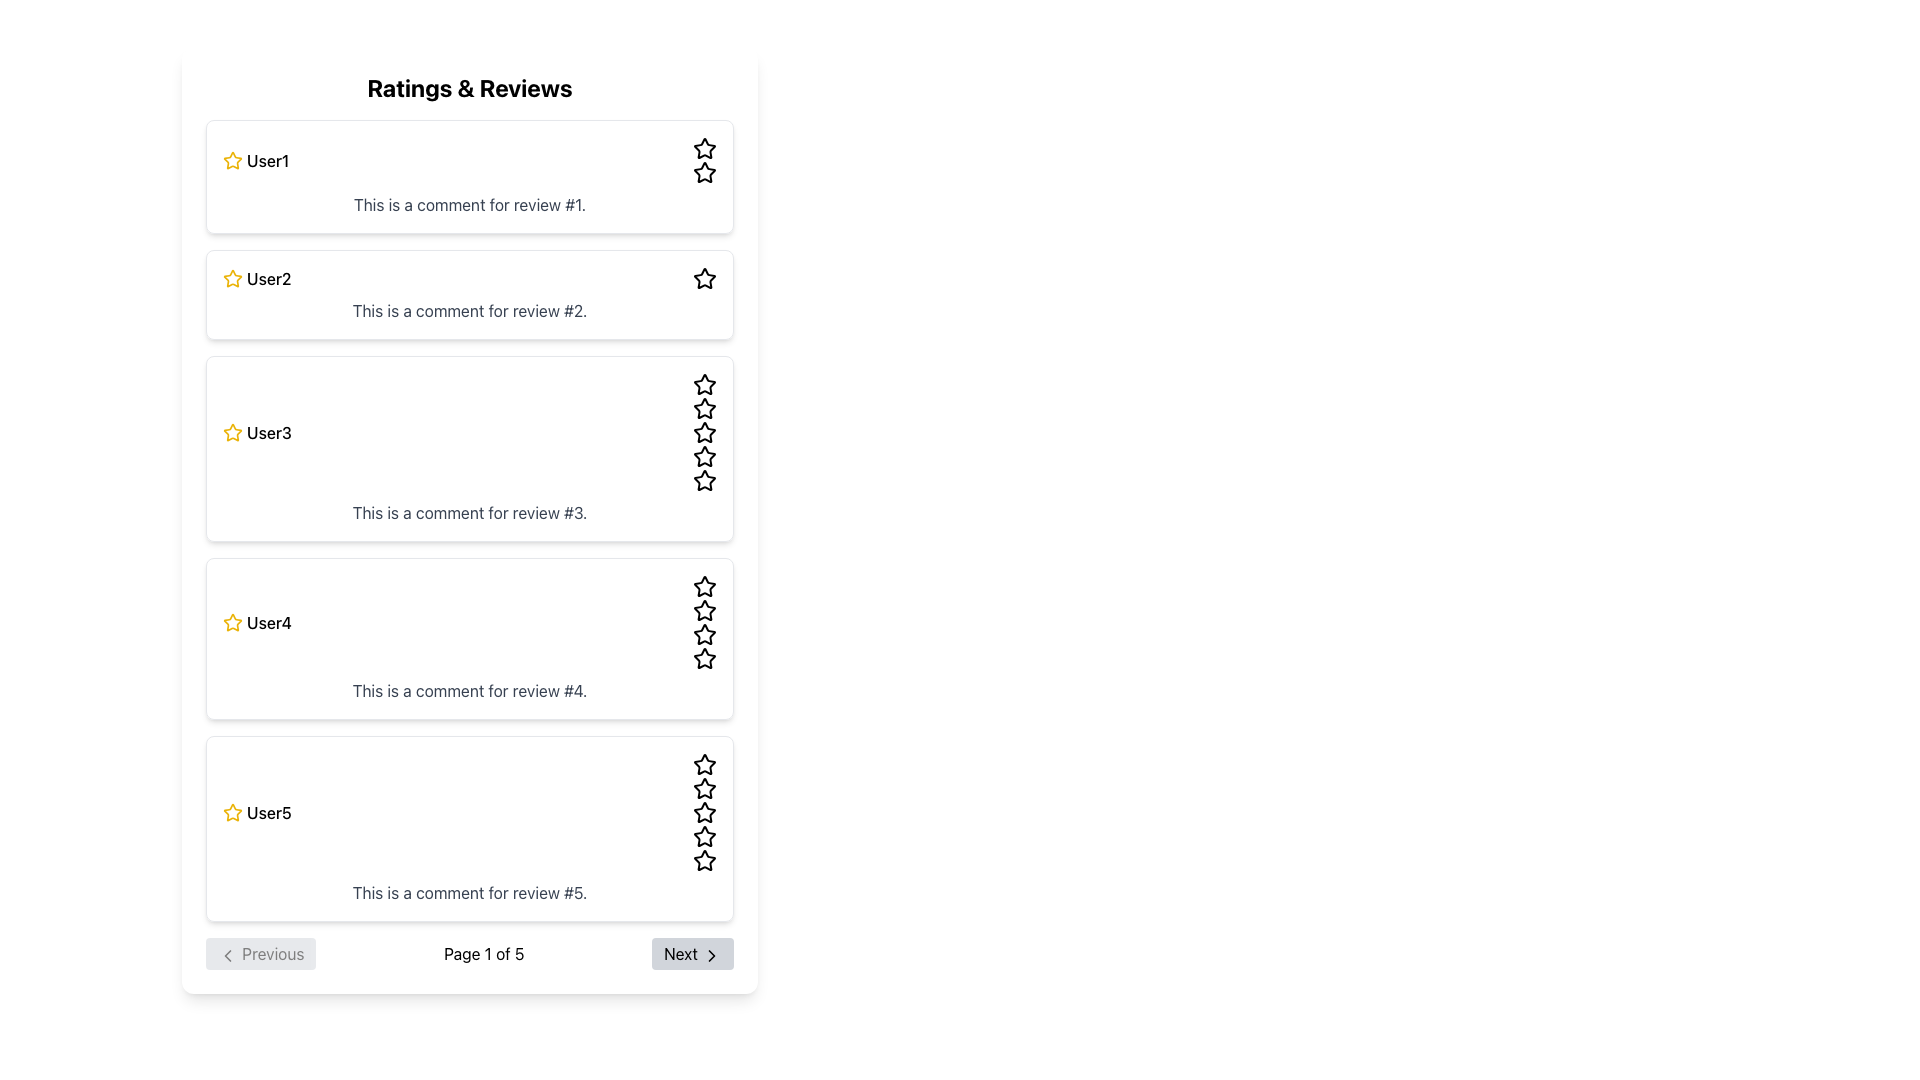 This screenshot has height=1080, width=1920. I want to click on the fifth star icon in the 5-star rating widget associated with User4's review card, so click(705, 635).